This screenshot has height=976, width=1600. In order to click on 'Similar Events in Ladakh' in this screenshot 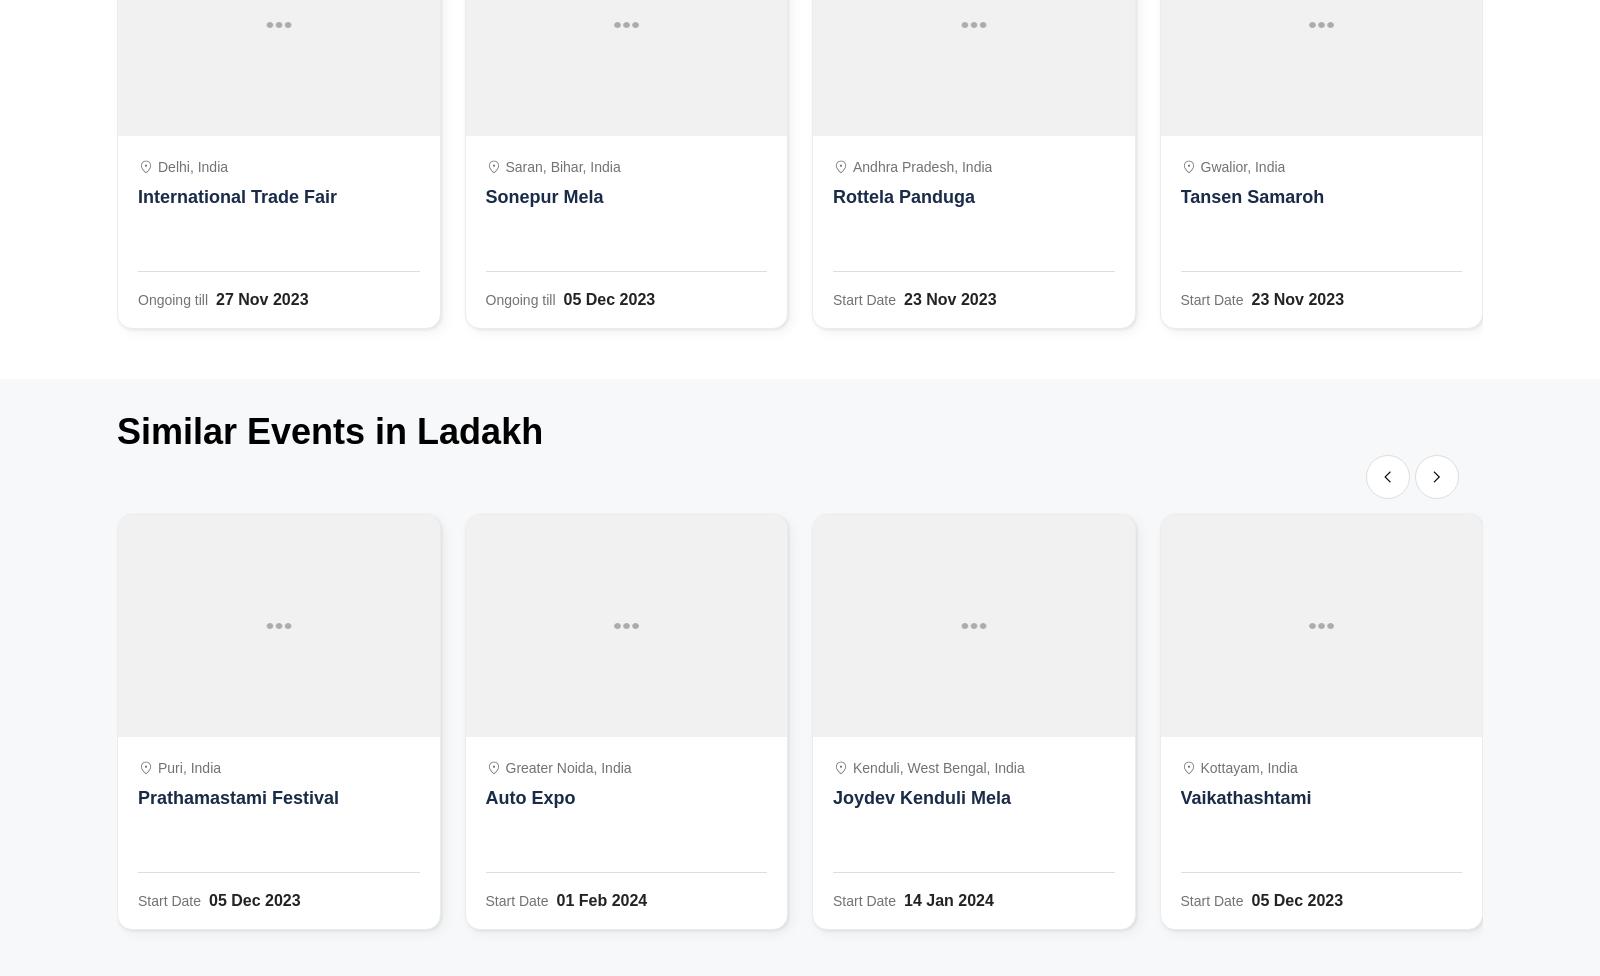, I will do `click(329, 430)`.